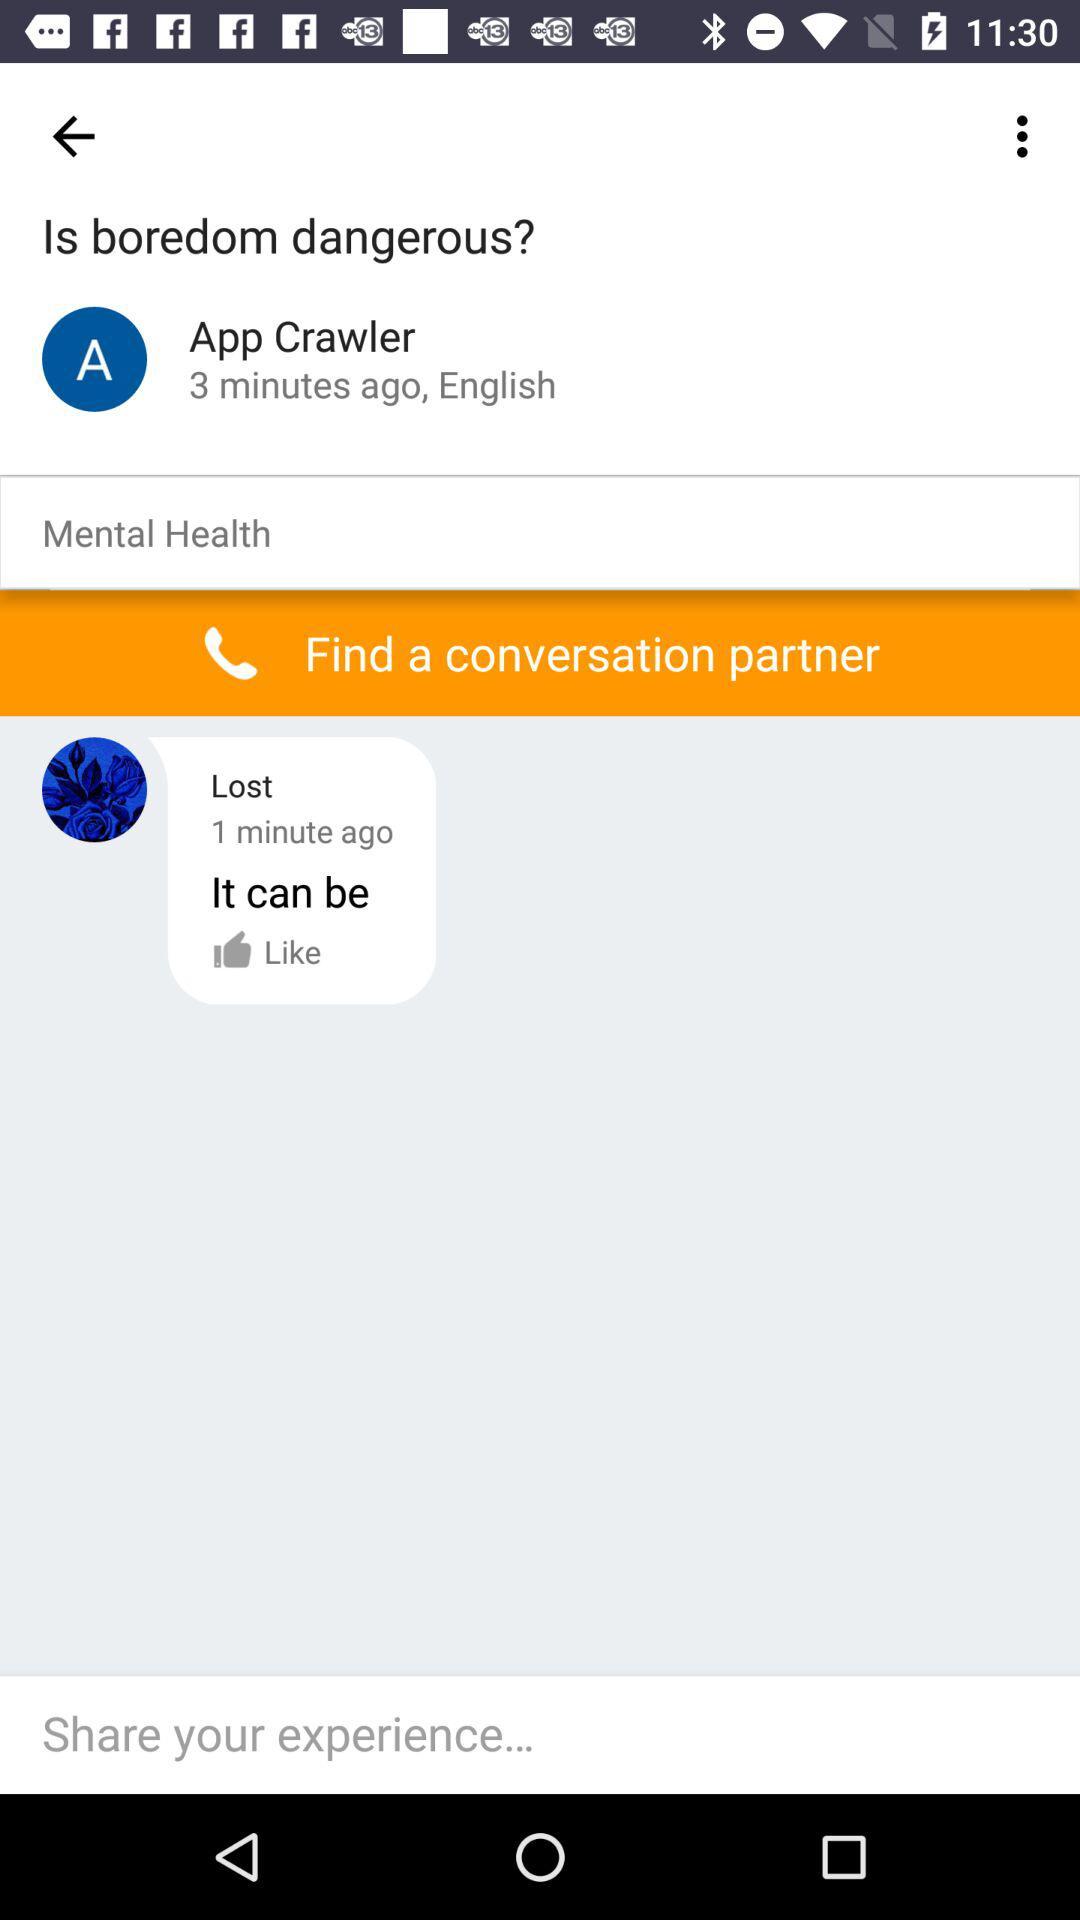  Describe the element at coordinates (550, 1734) in the screenshot. I see `answer` at that location.